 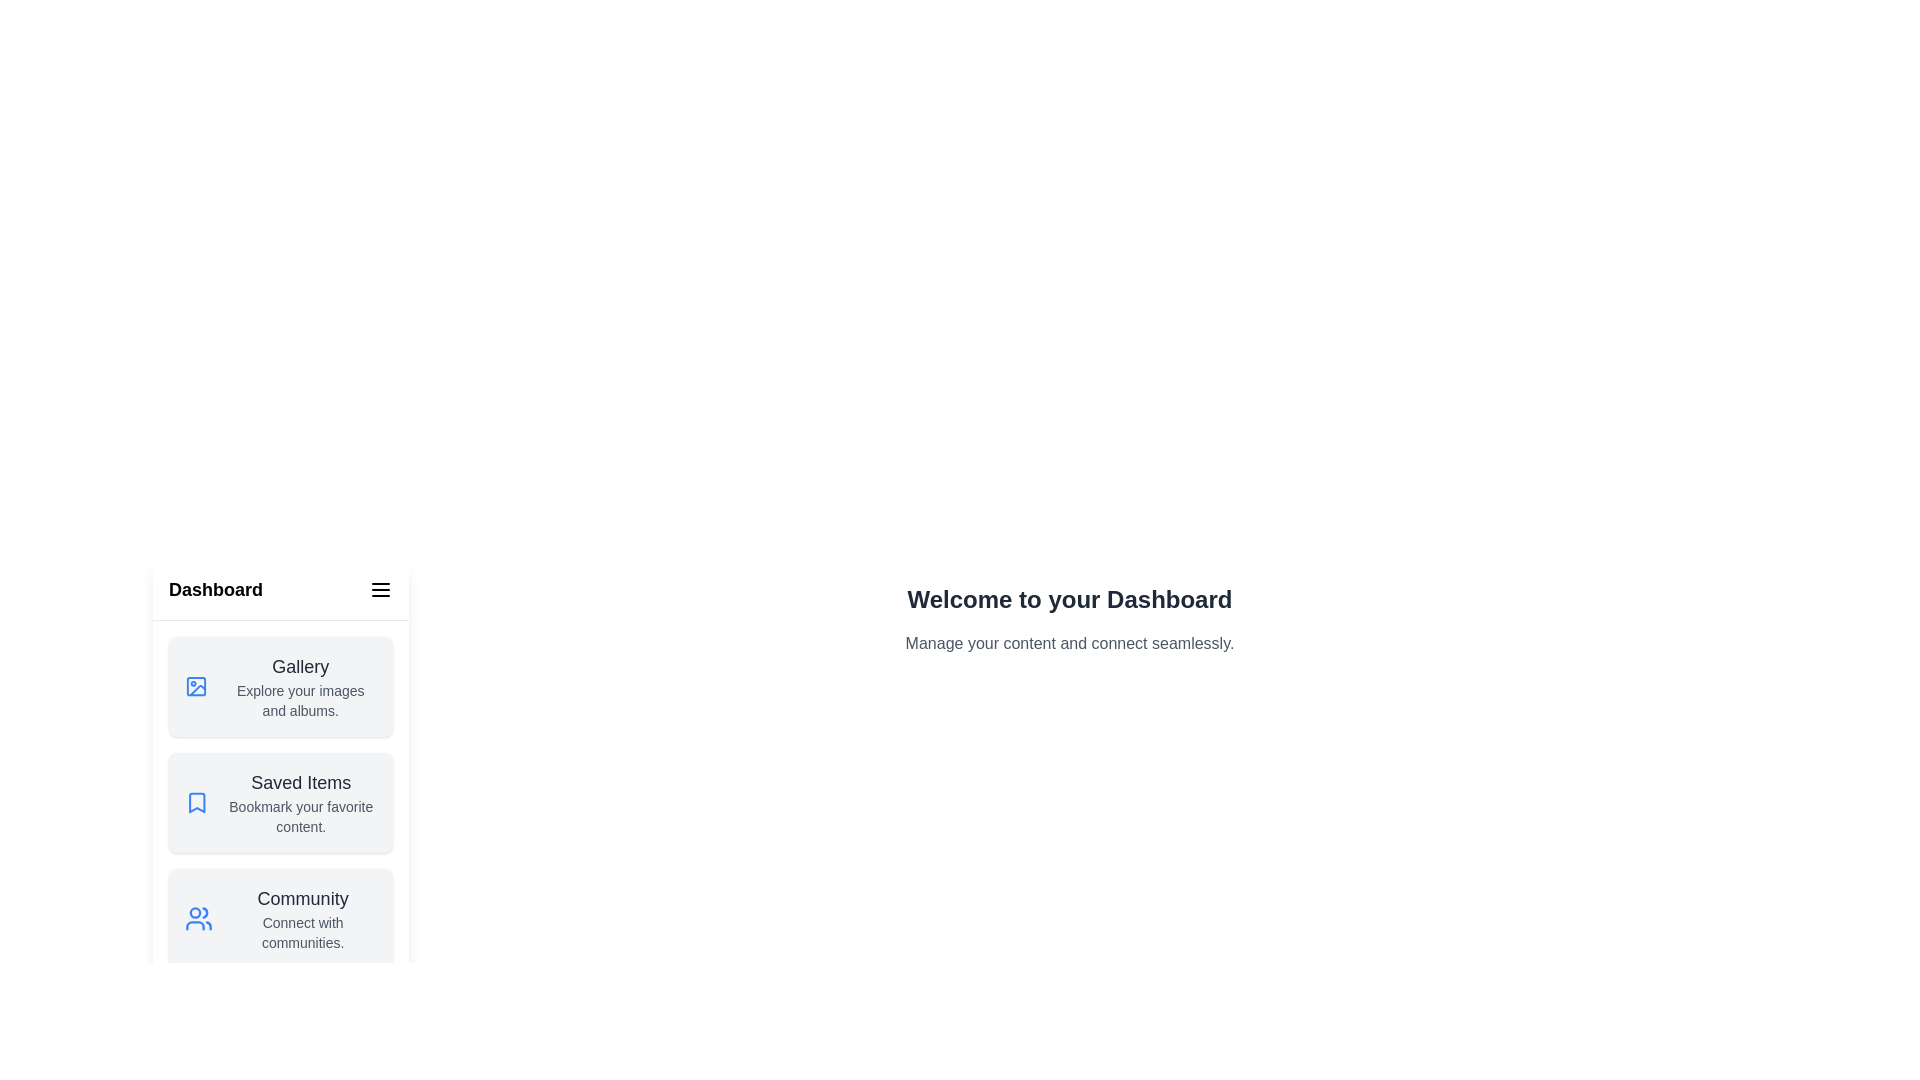 I want to click on the menu button to toggle the drawer visibility, so click(x=380, y=589).